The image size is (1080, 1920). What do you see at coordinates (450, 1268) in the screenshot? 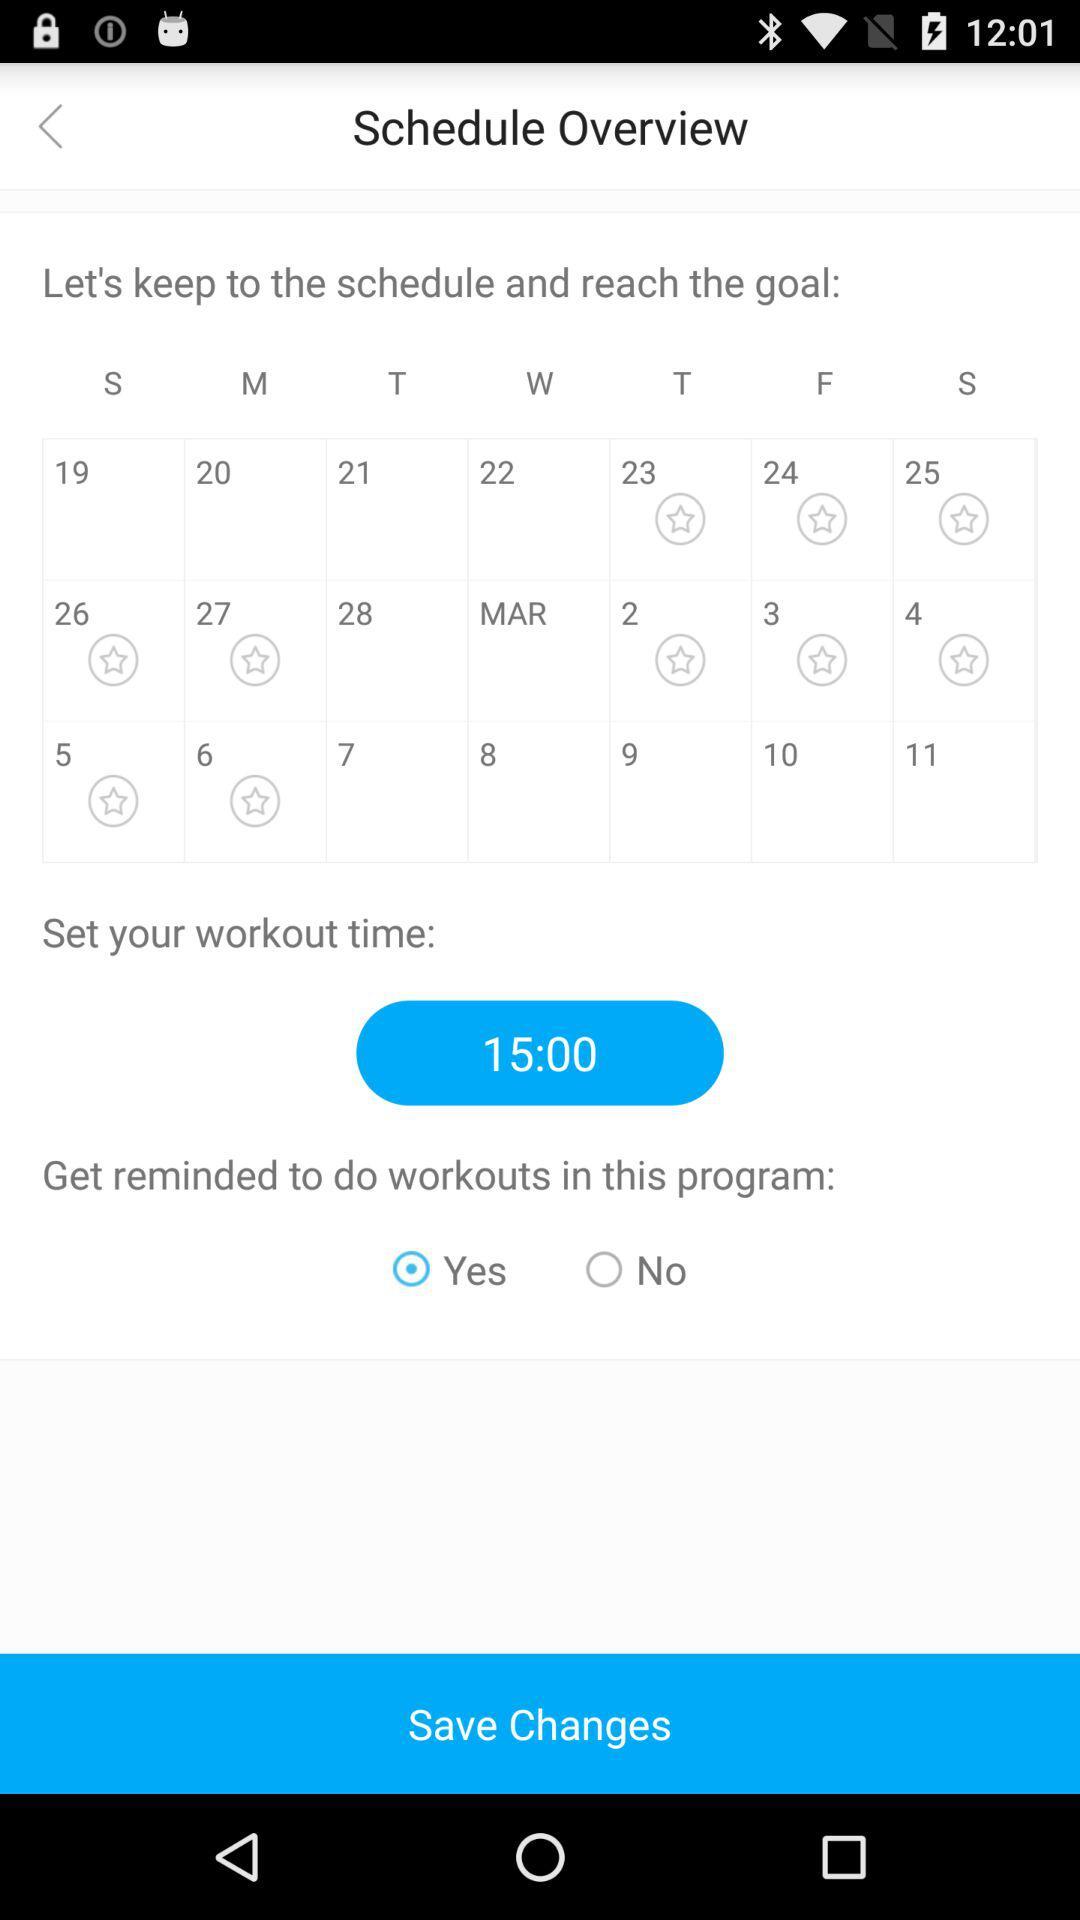
I see `yes radio button` at bounding box center [450, 1268].